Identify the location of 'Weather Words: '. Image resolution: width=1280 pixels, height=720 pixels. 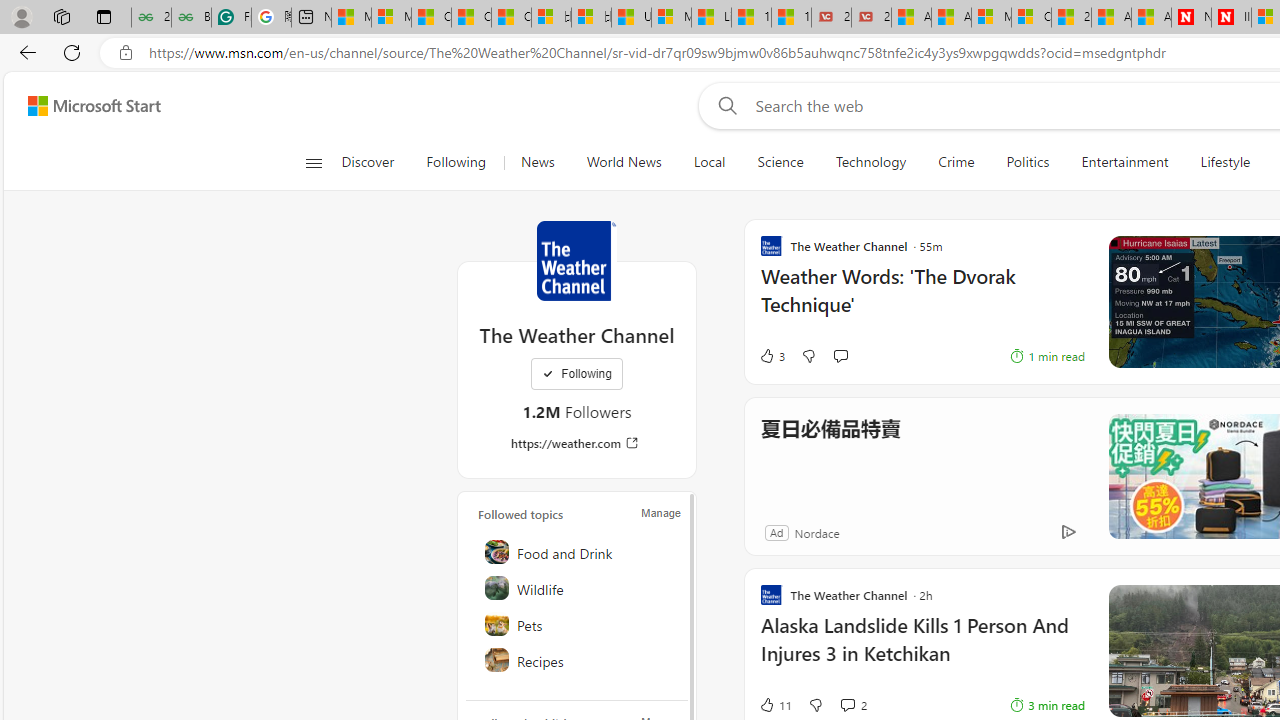
(921, 300).